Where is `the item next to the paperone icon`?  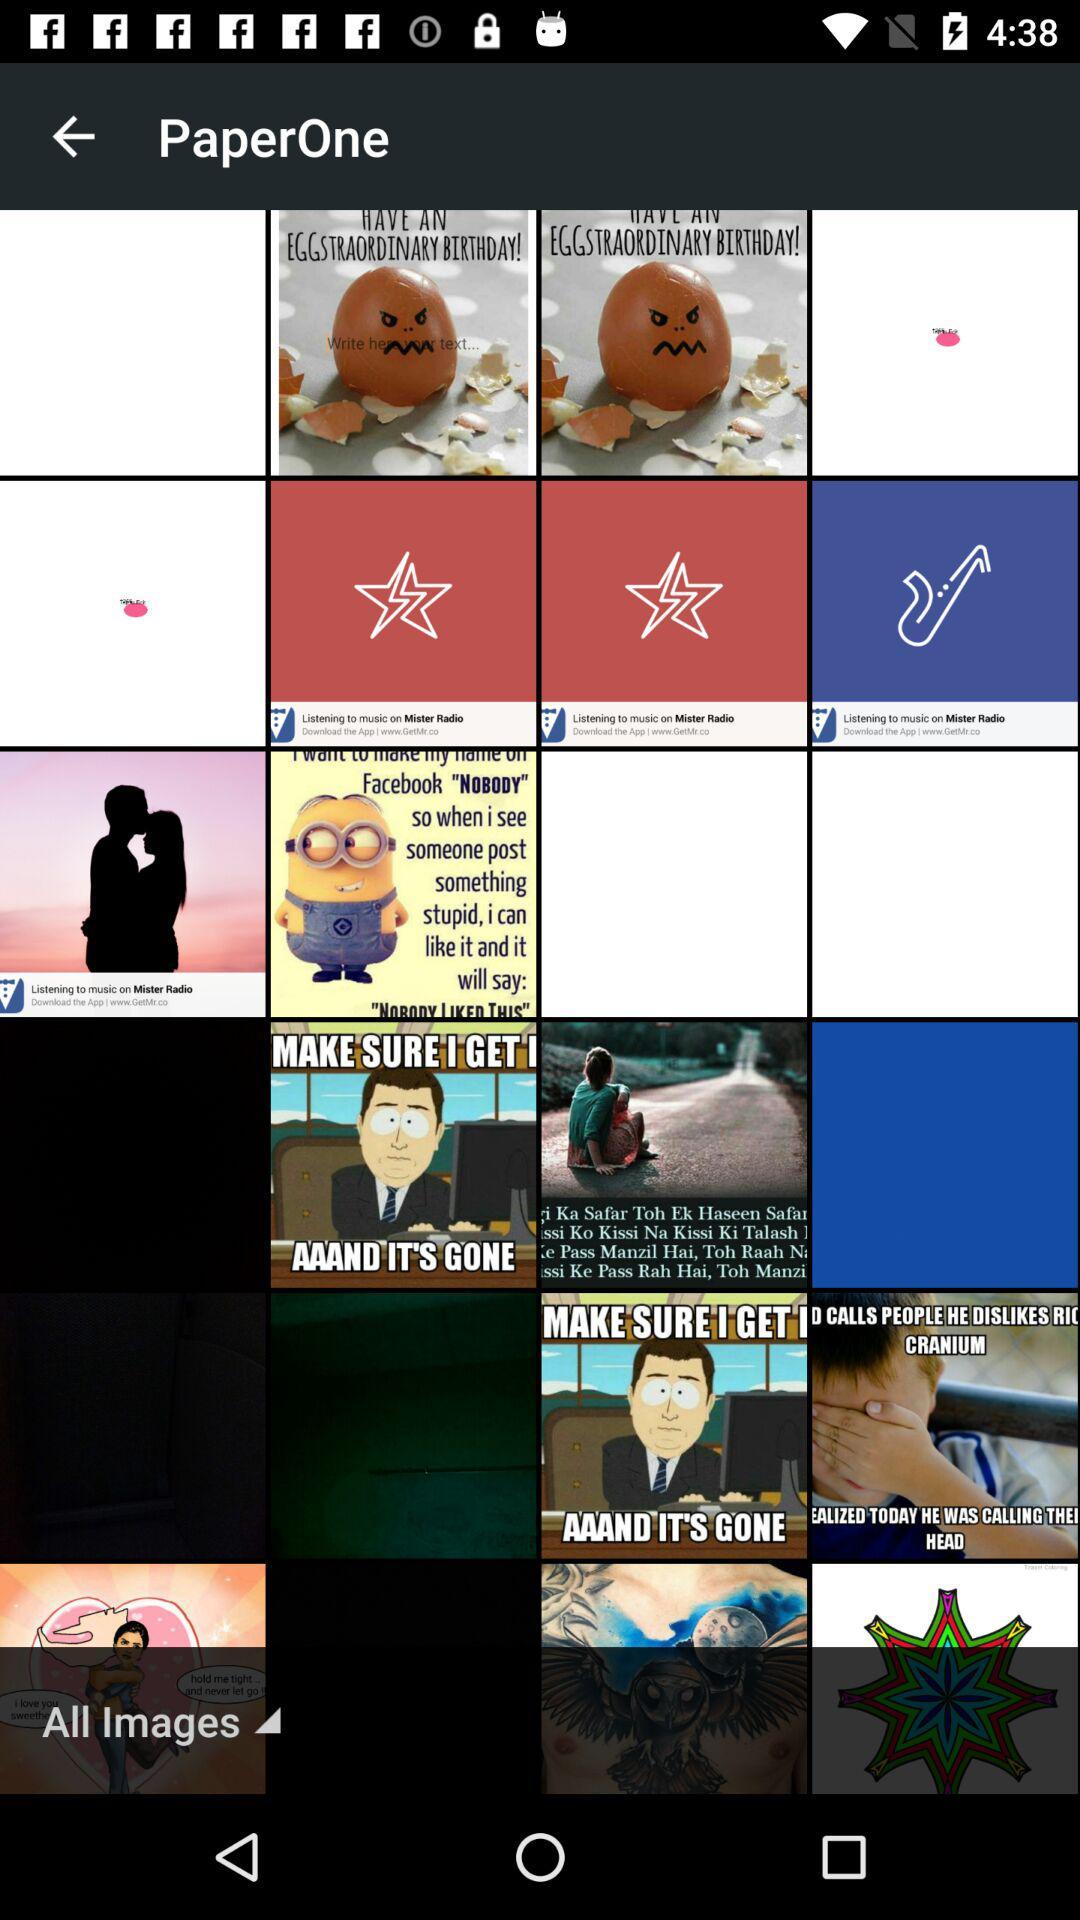 the item next to the paperone icon is located at coordinates (72, 135).